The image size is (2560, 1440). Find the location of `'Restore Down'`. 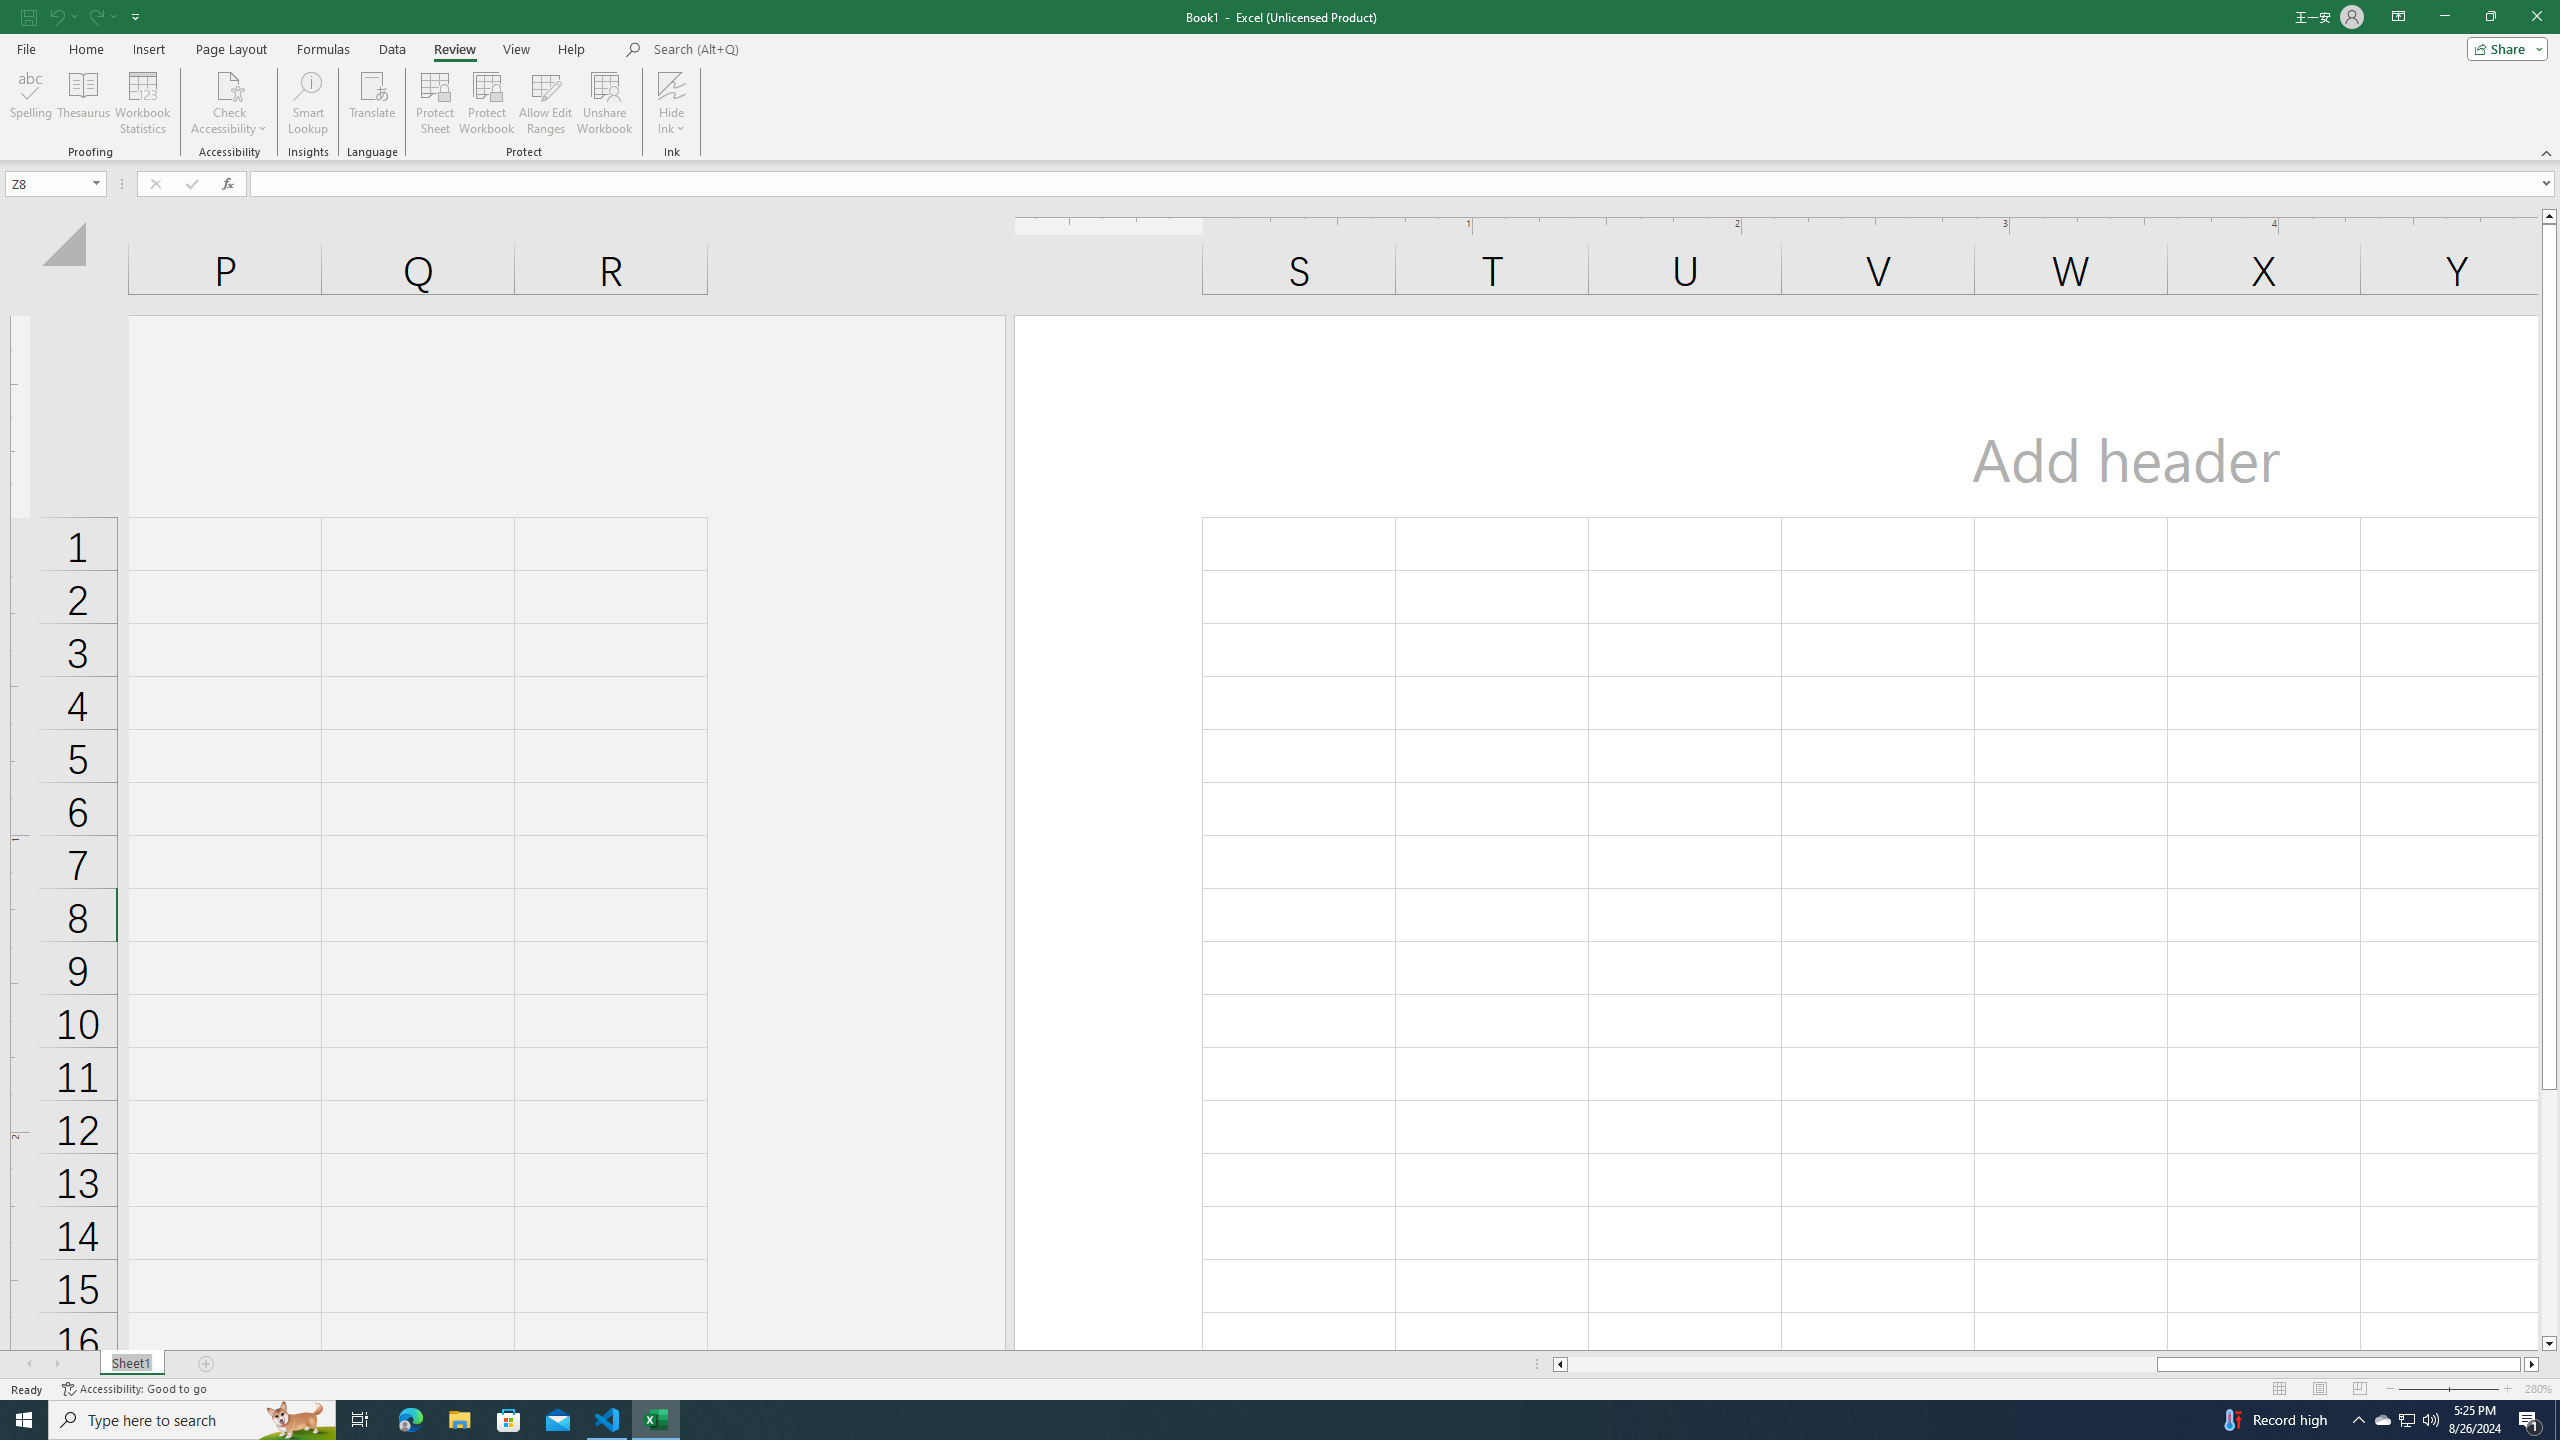

'Restore Down' is located at coordinates (2490, 16).